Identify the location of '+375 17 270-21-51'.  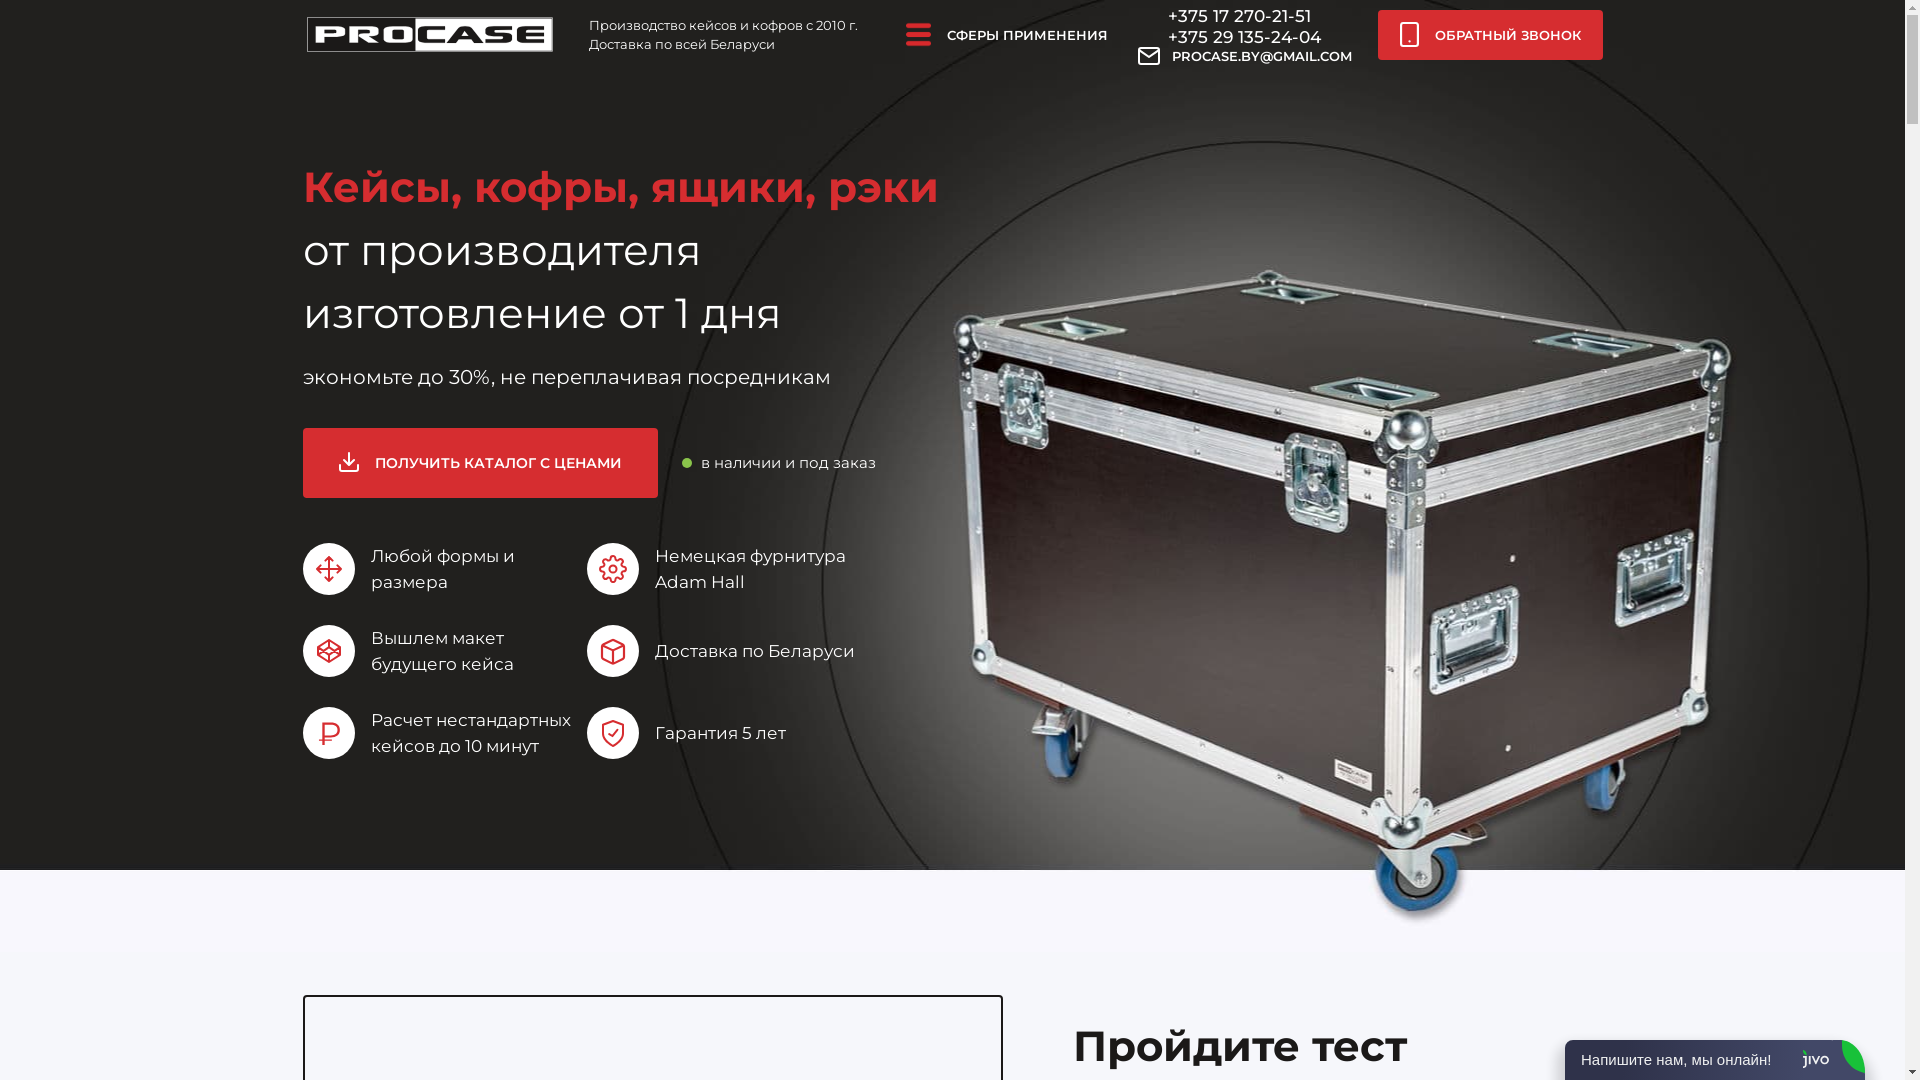
(1238, 15).